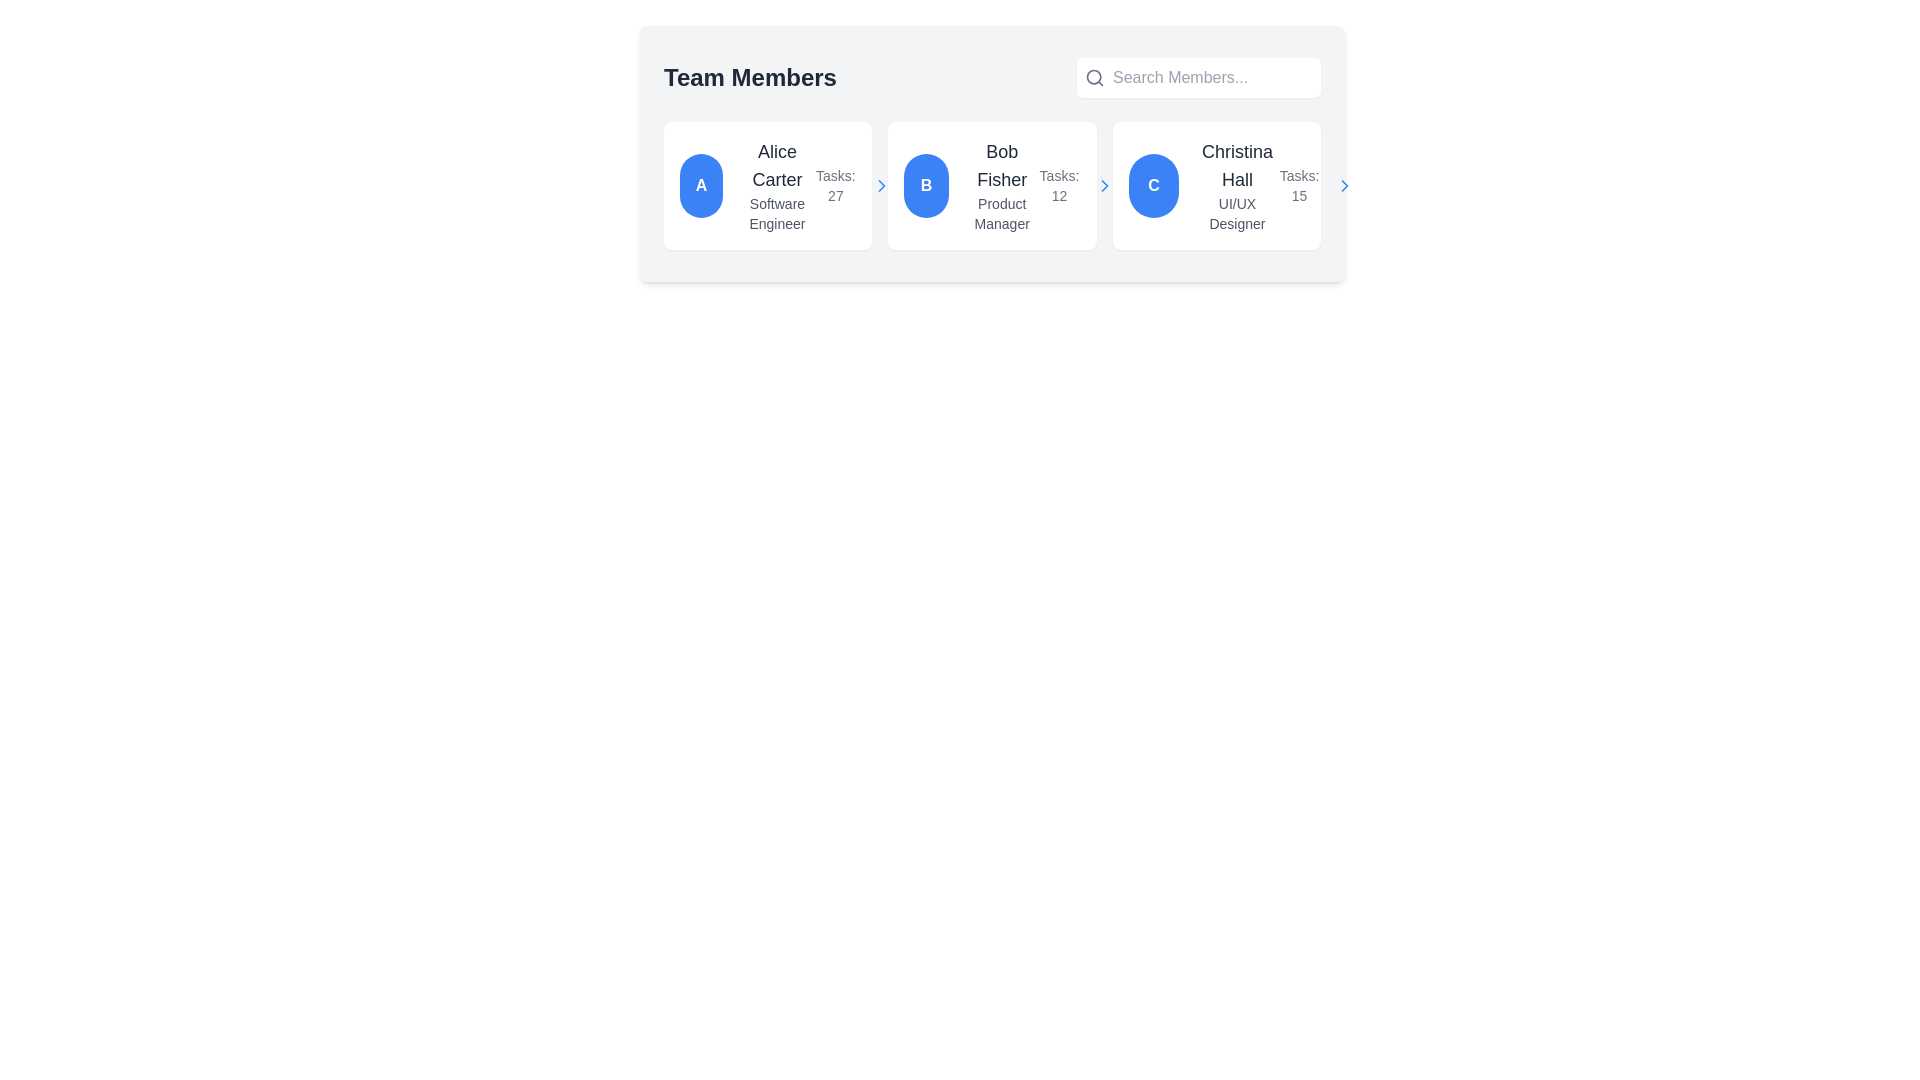 The width and height of the screenshot is (1920, 1080). What do you see at coordinates (1093, 76) in the screenshot?
I see `the circular component of the search icon located at the top-right corner of the interface` at bounding box center [1093, 76].